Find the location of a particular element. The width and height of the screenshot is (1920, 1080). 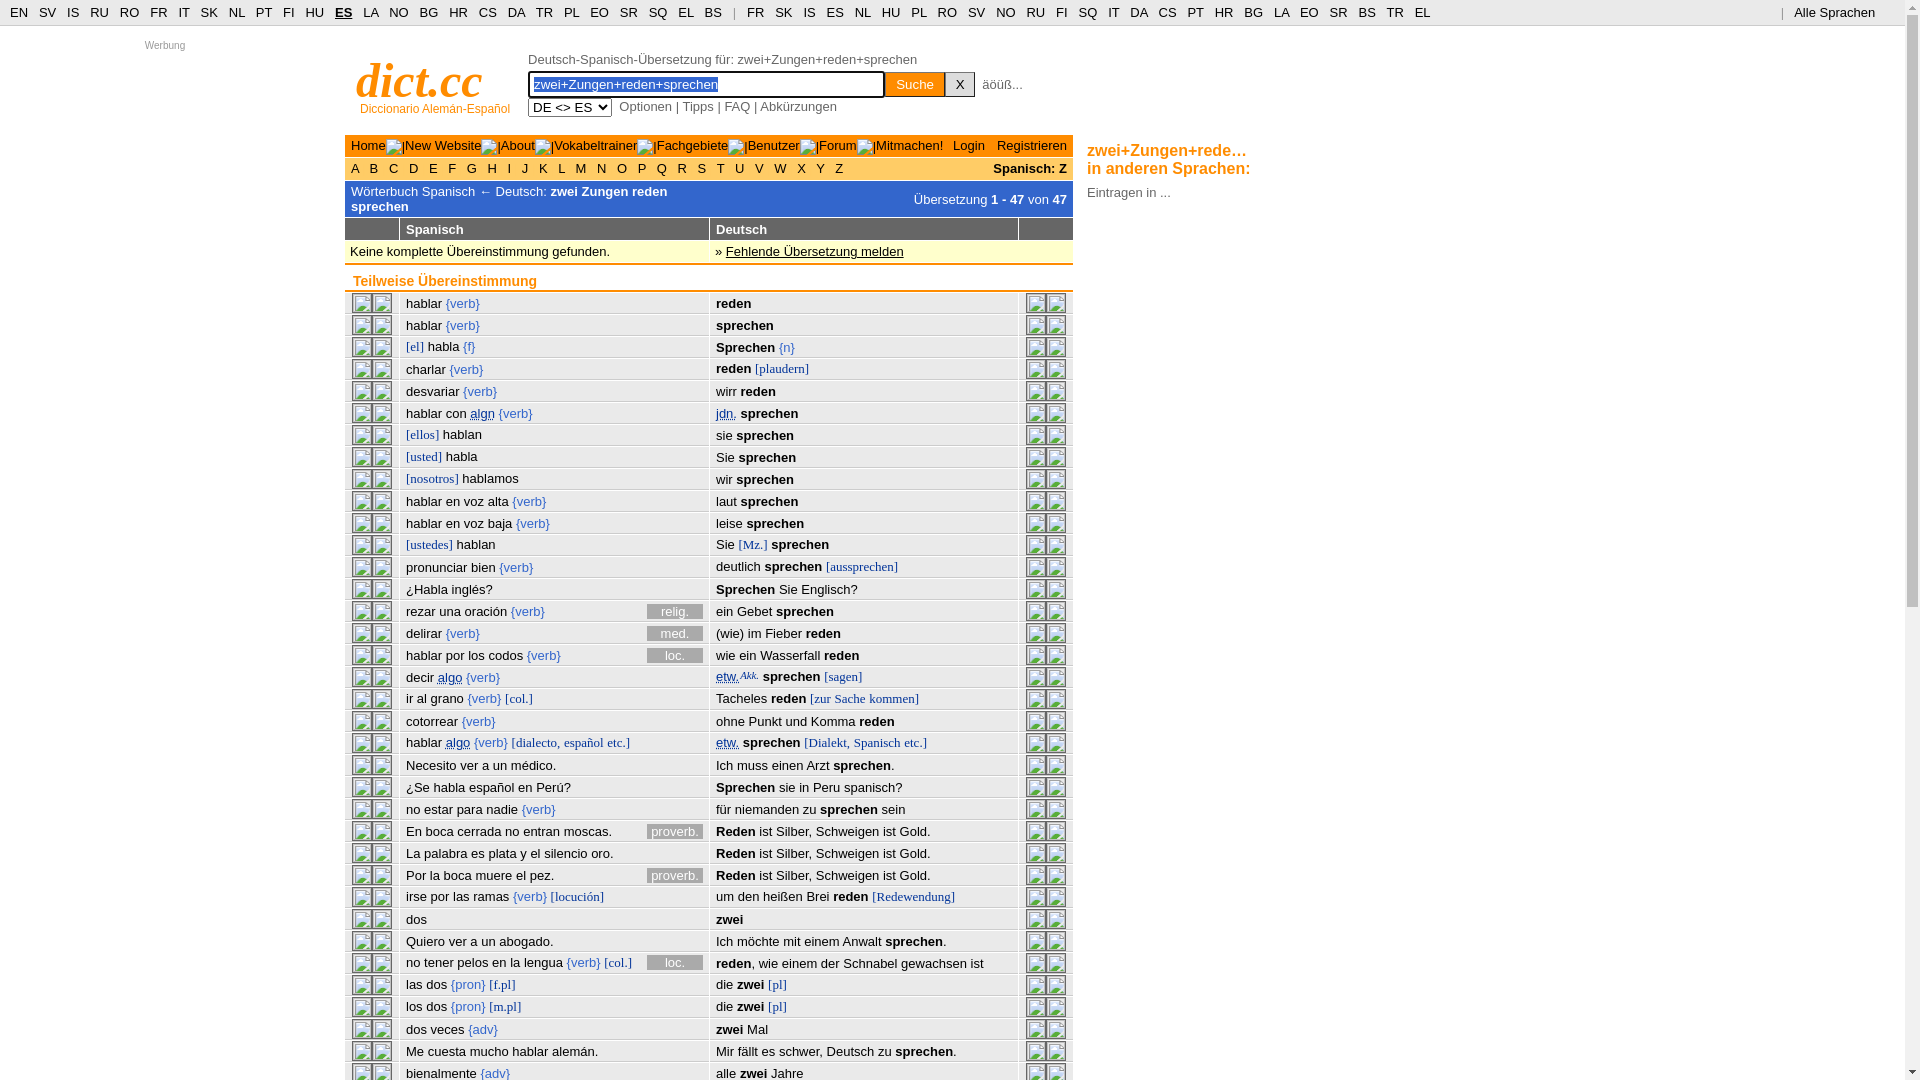

'hablar' is located at coordinates (405, 655).